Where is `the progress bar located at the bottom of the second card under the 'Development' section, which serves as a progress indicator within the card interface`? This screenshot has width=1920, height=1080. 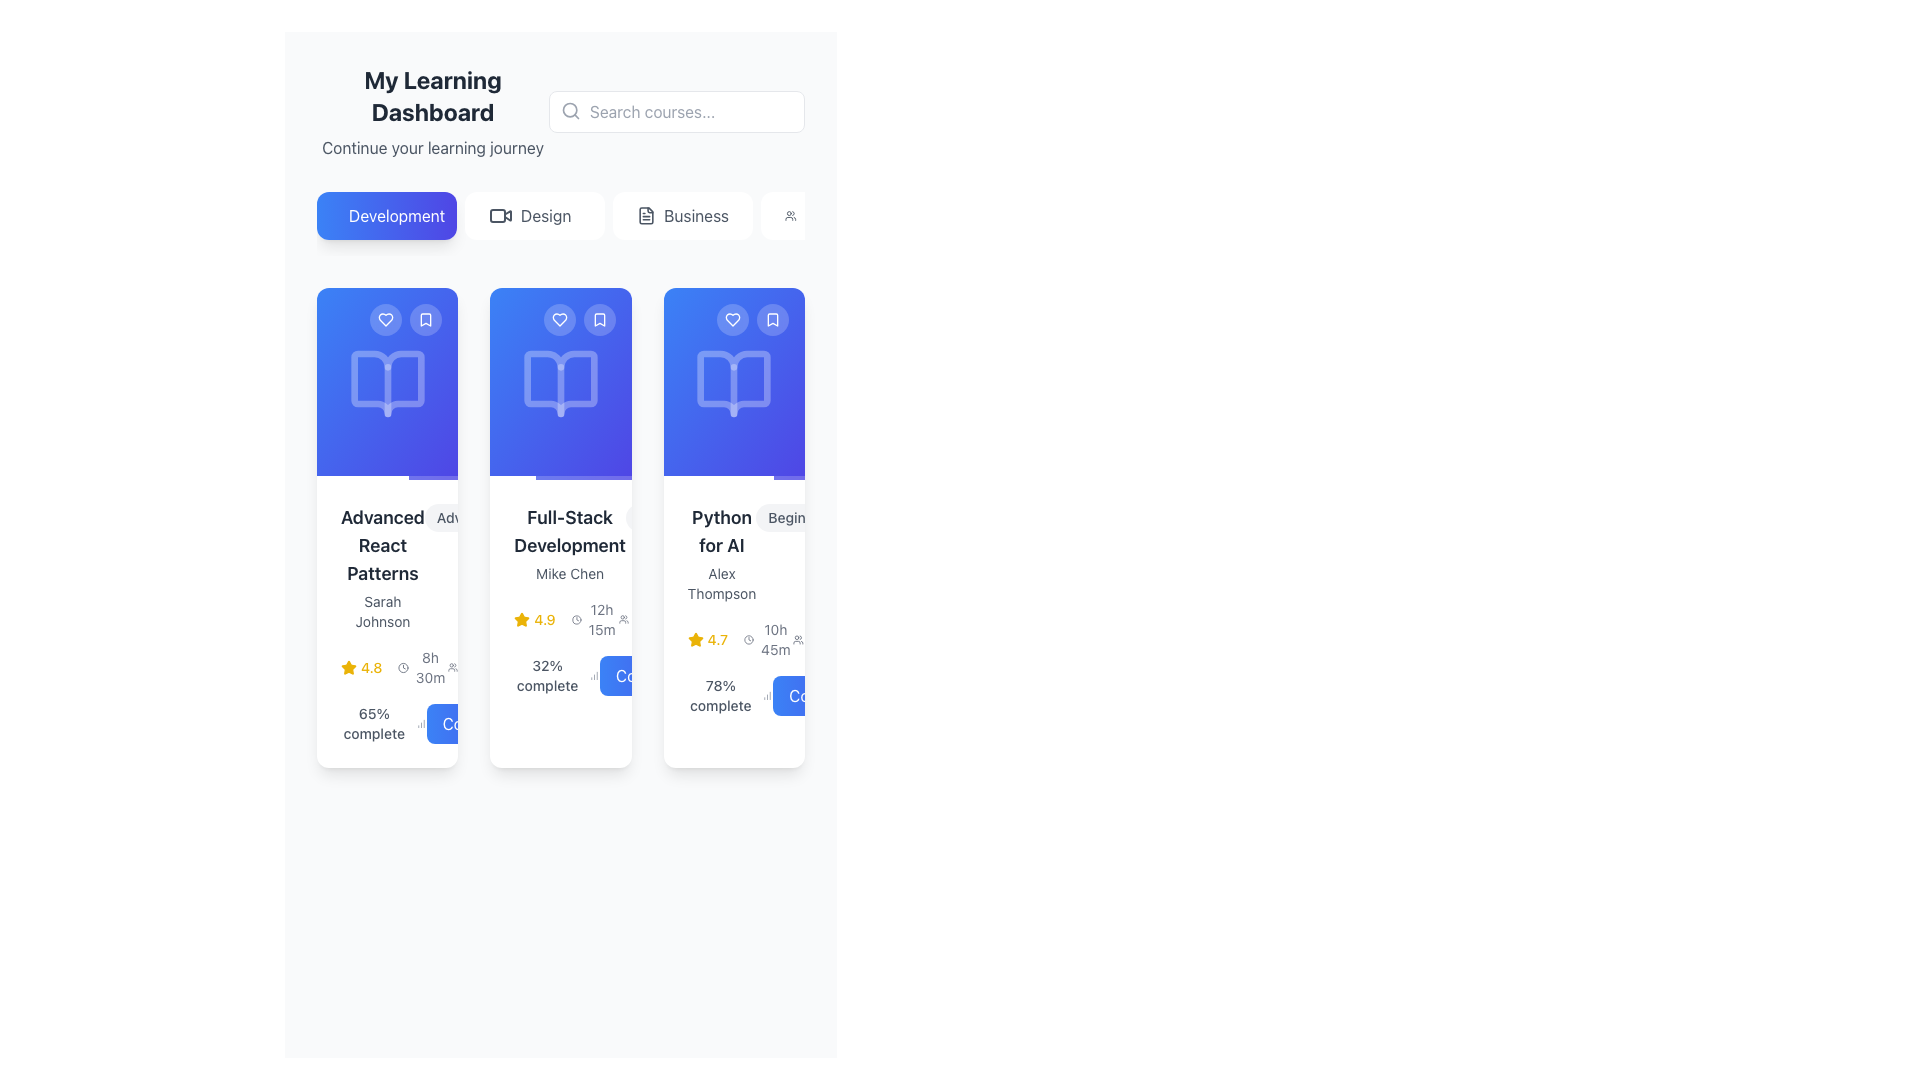 the progress bar located at the bottom of the second card under the 'Development' section, which serves as a progress indicator within the card interface is located at coordinates (513, 478).